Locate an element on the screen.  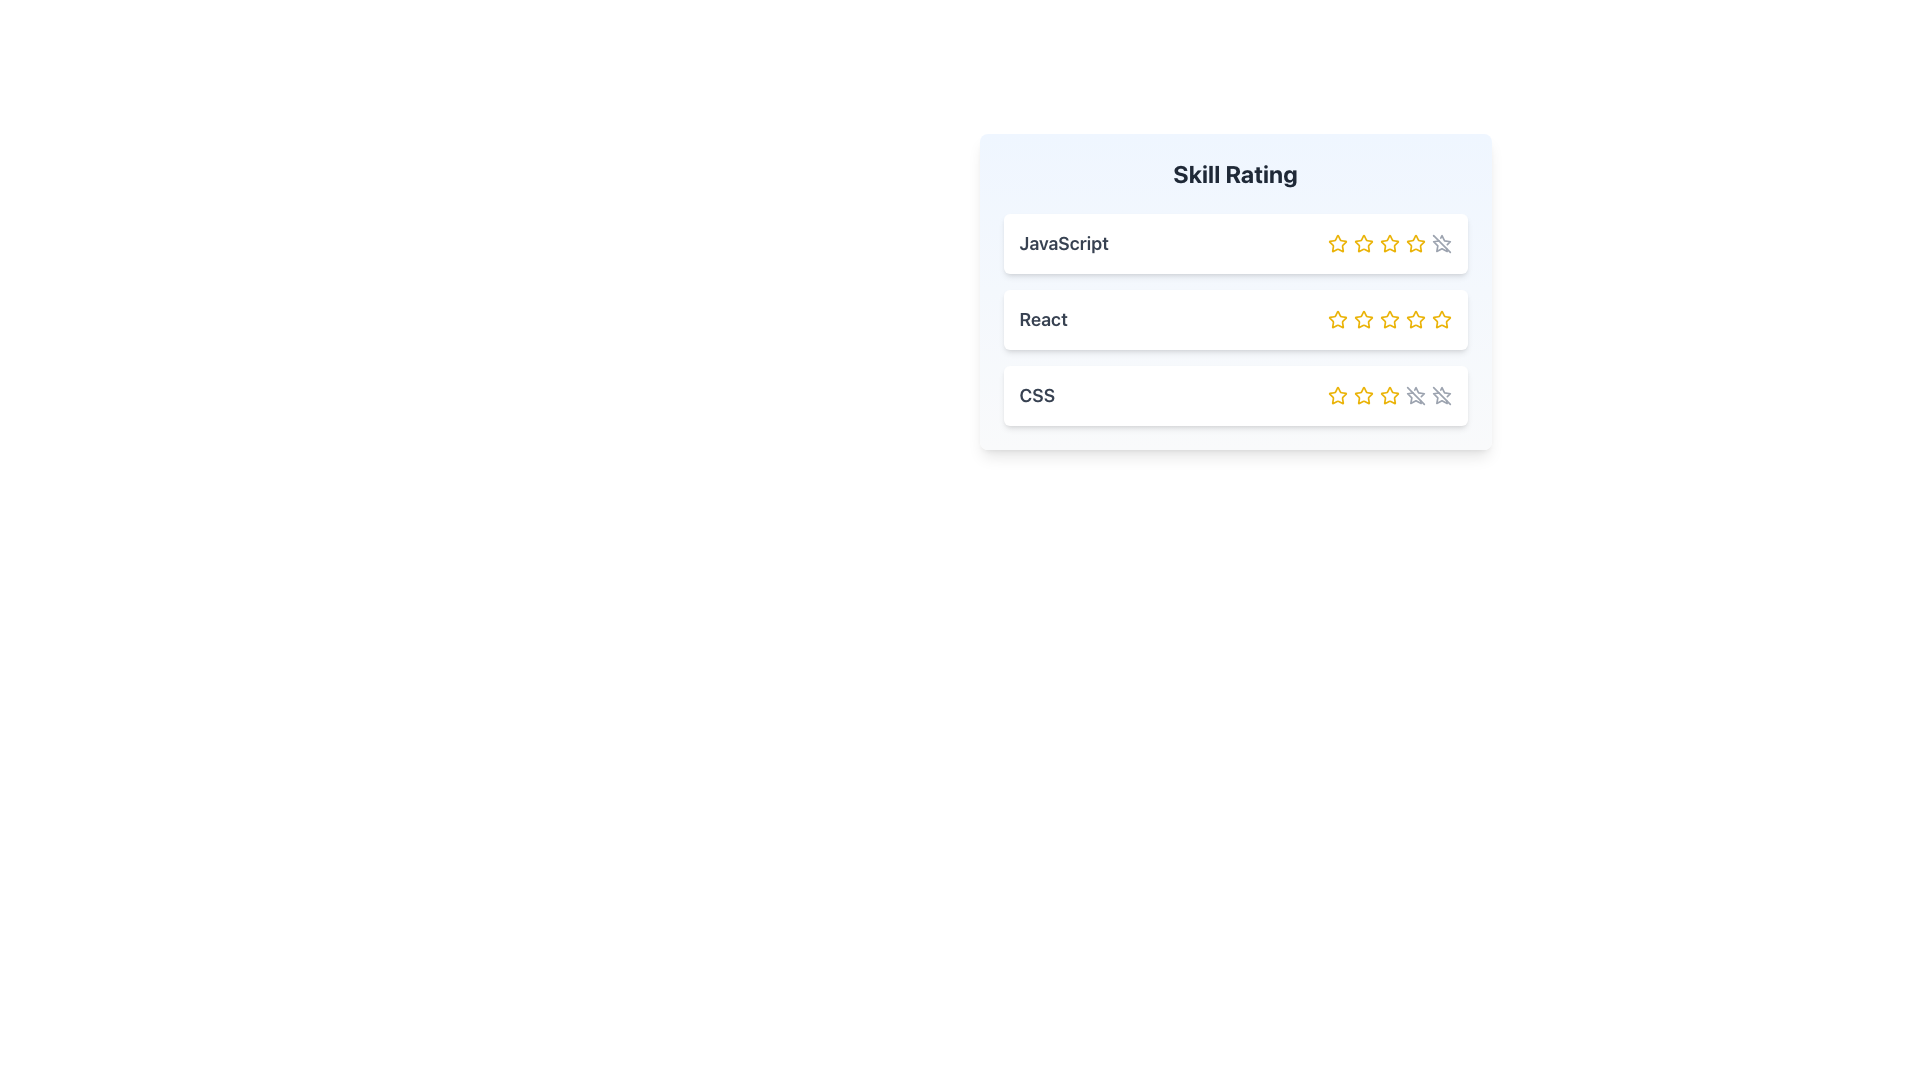
the fifth gold star icon is located at coordinates (1440, 318).